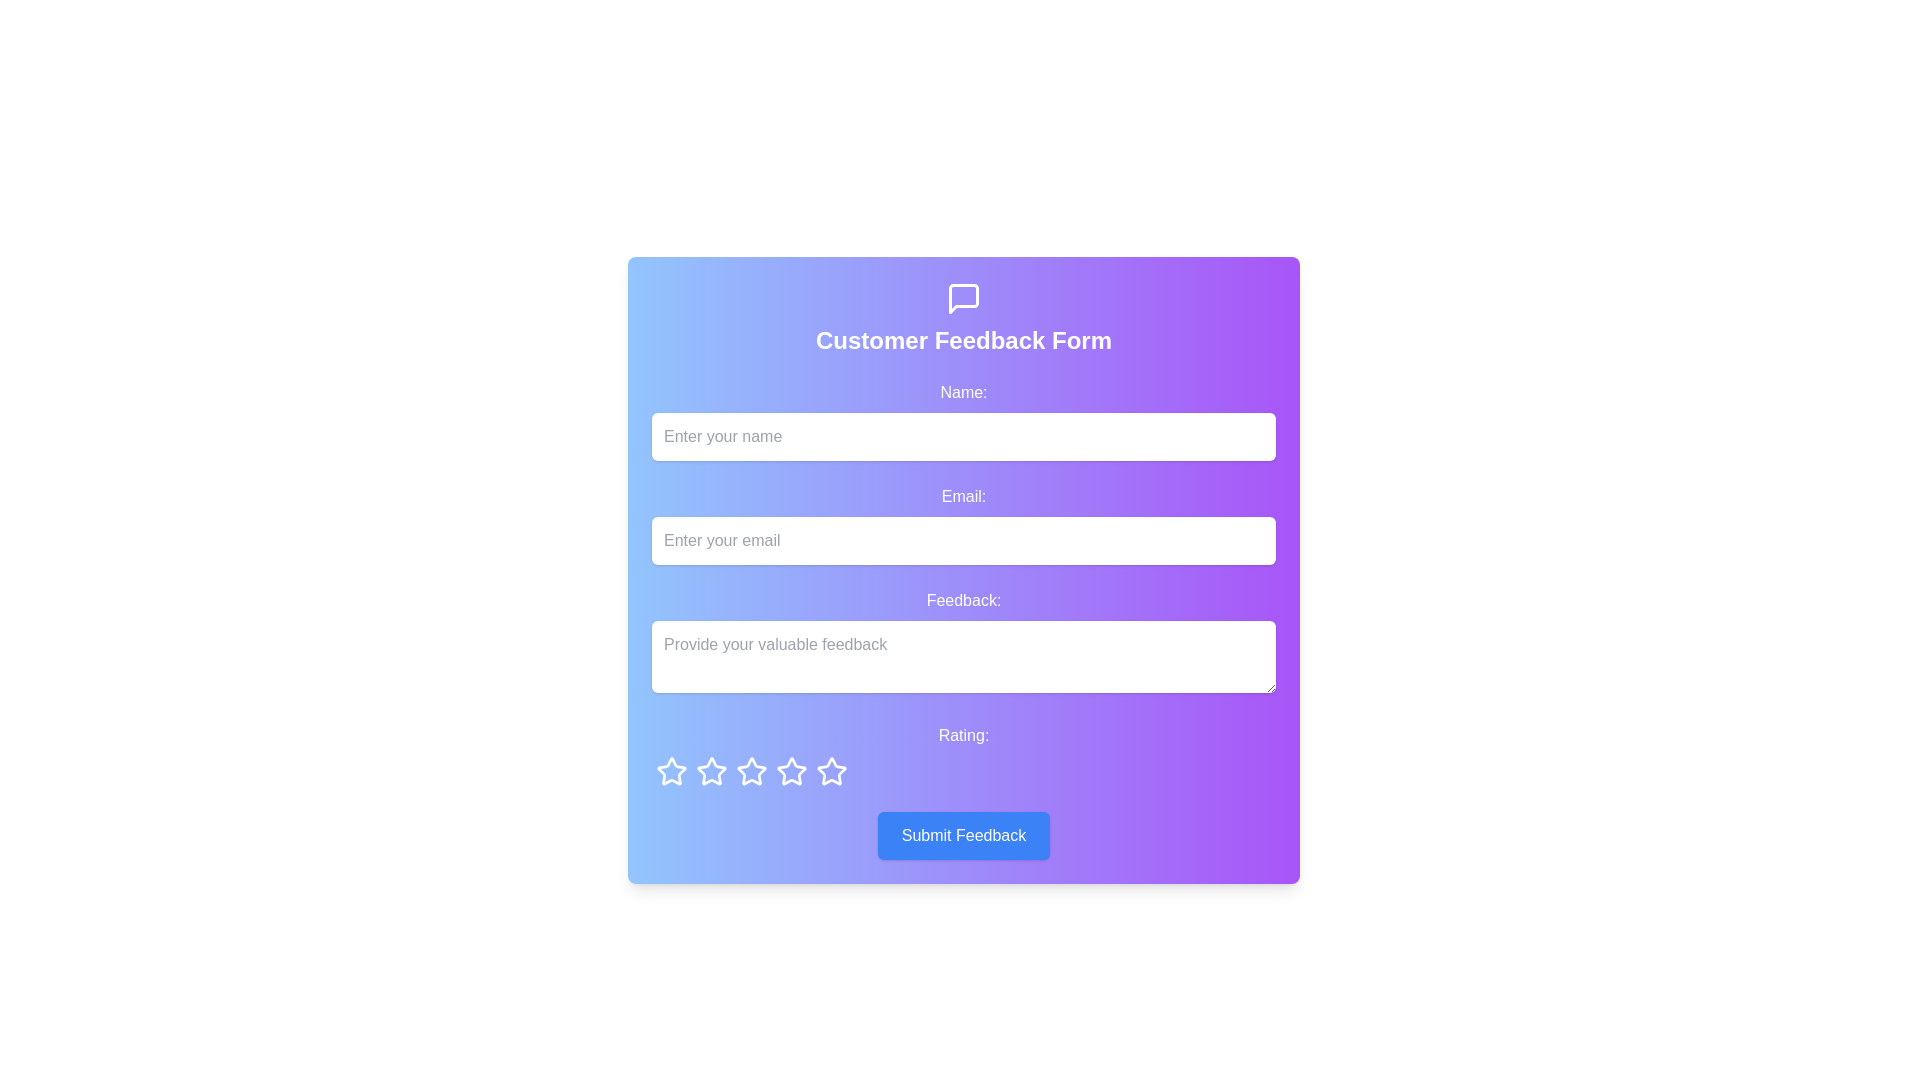 This screenshot has height=1080, width=1920. What do you see at coordinates (964, 393) in the screenshot?
I see `the 'Name:' text label, which is styled with a white bold font and positioned above the name input field on a gradient background` at bounding box center [964, 393].